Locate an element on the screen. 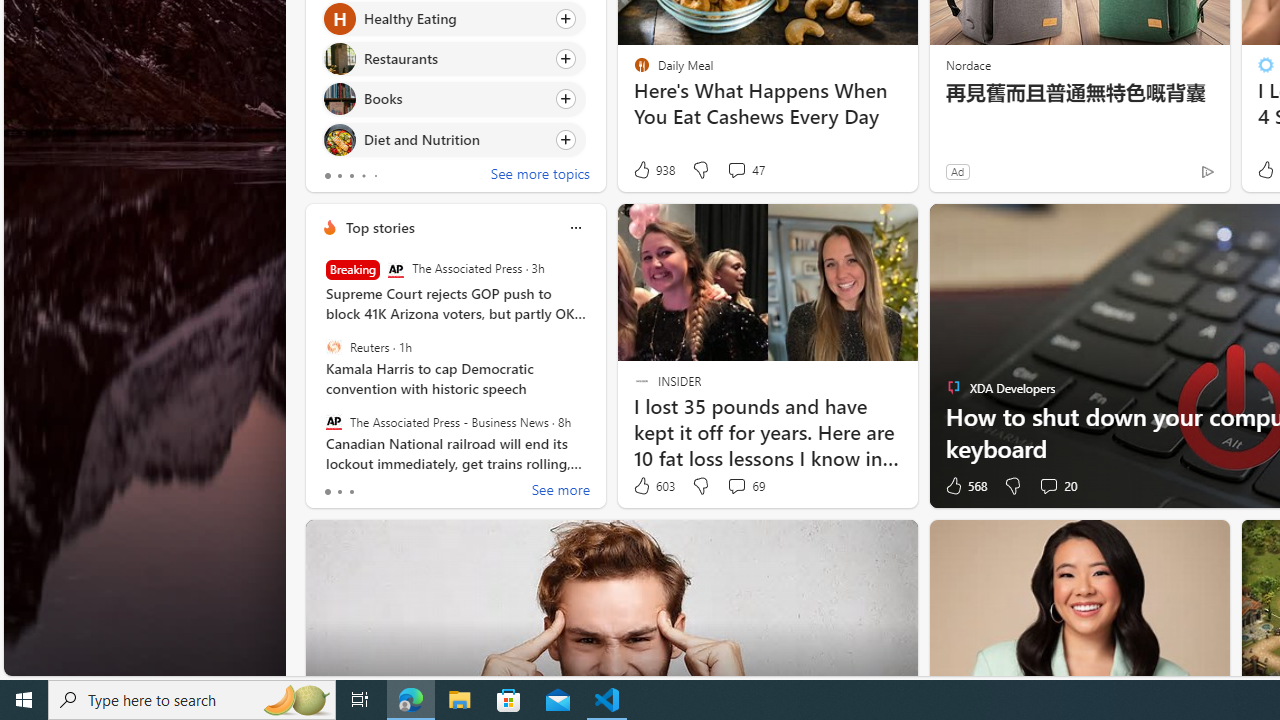 The image size is (1280, 720). 'Class: icon-img' is located at coordinates (574, 227).